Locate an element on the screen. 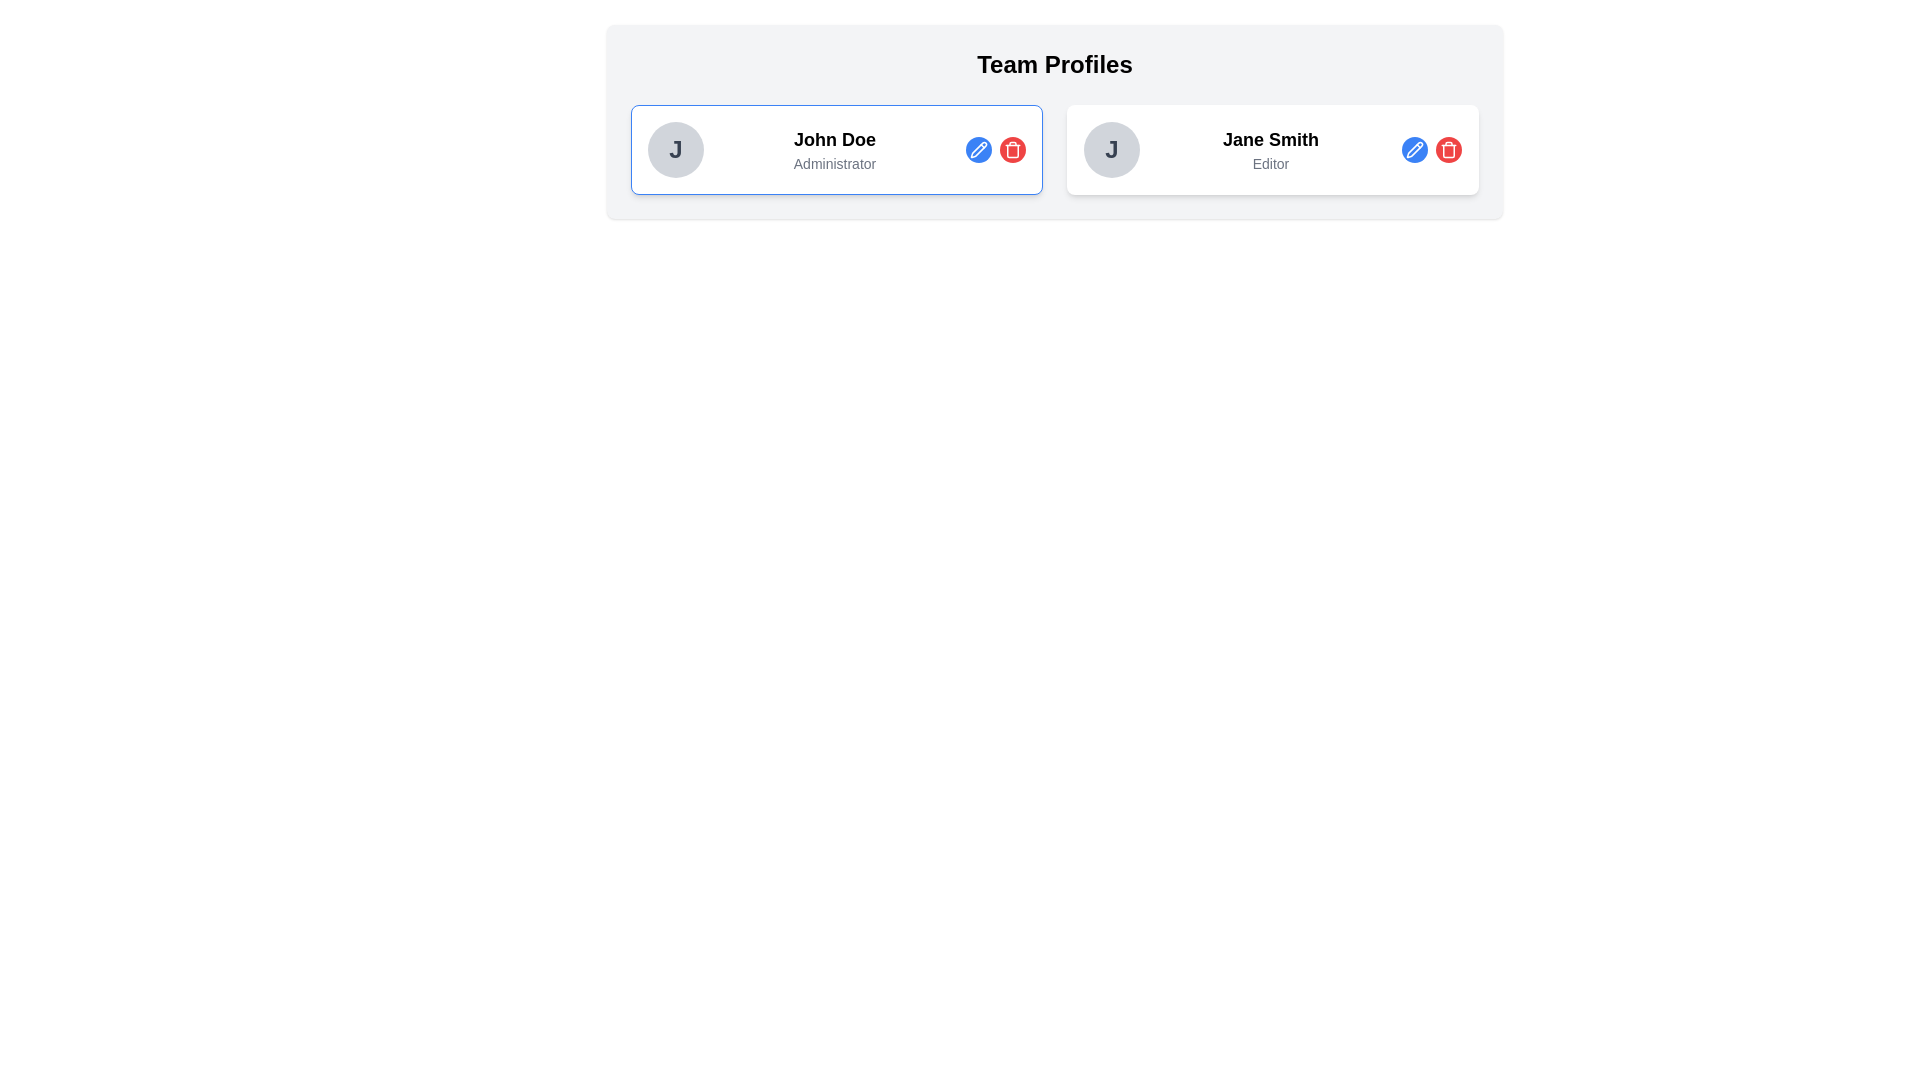 This screenshot has height=1080, width=1920. the text label displaying 'Editor', which is located directly underneath the name 'Jane Smith' in the profile panel is located at coordinates (1270, 163).